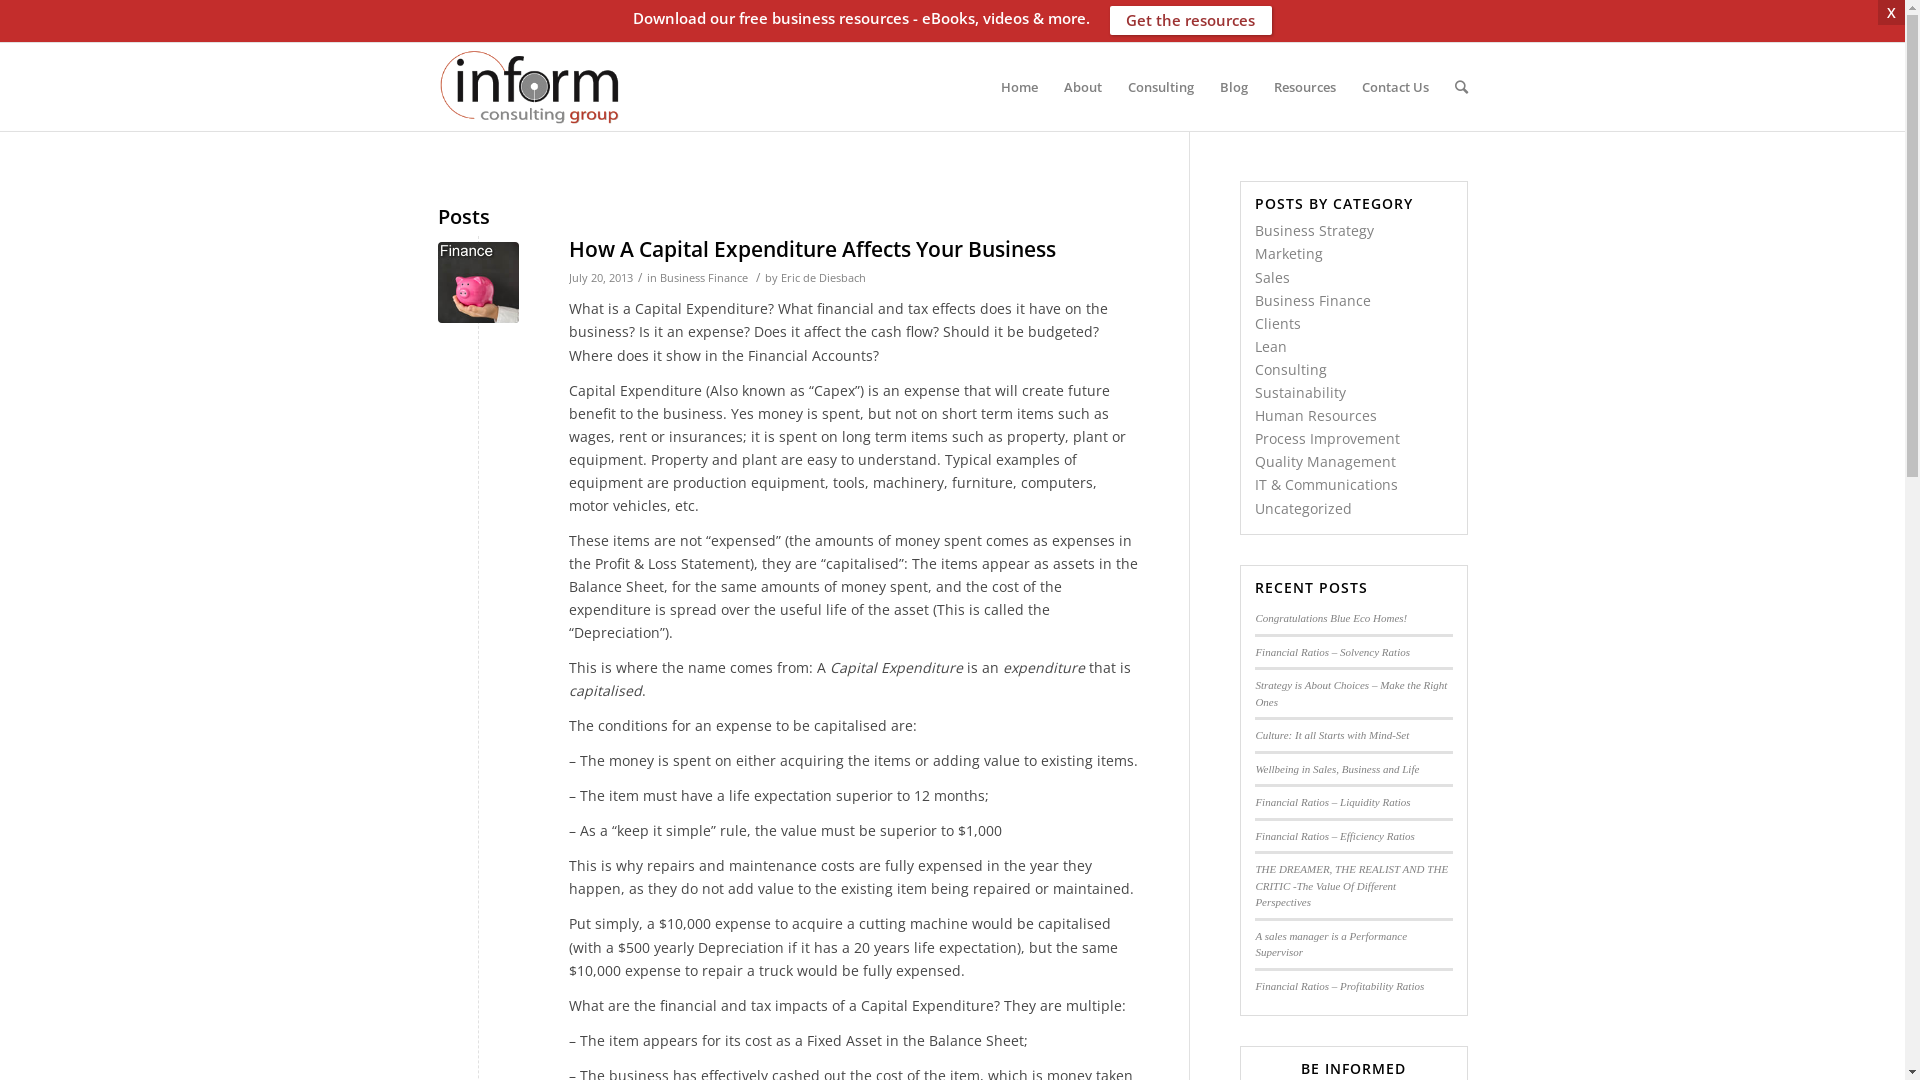 The image size is (1920, 1080). Describe the element at coordinates (1253, 735) in the screenshot. I see `'Culture: It all Starts with Mind-Set'` at that location.